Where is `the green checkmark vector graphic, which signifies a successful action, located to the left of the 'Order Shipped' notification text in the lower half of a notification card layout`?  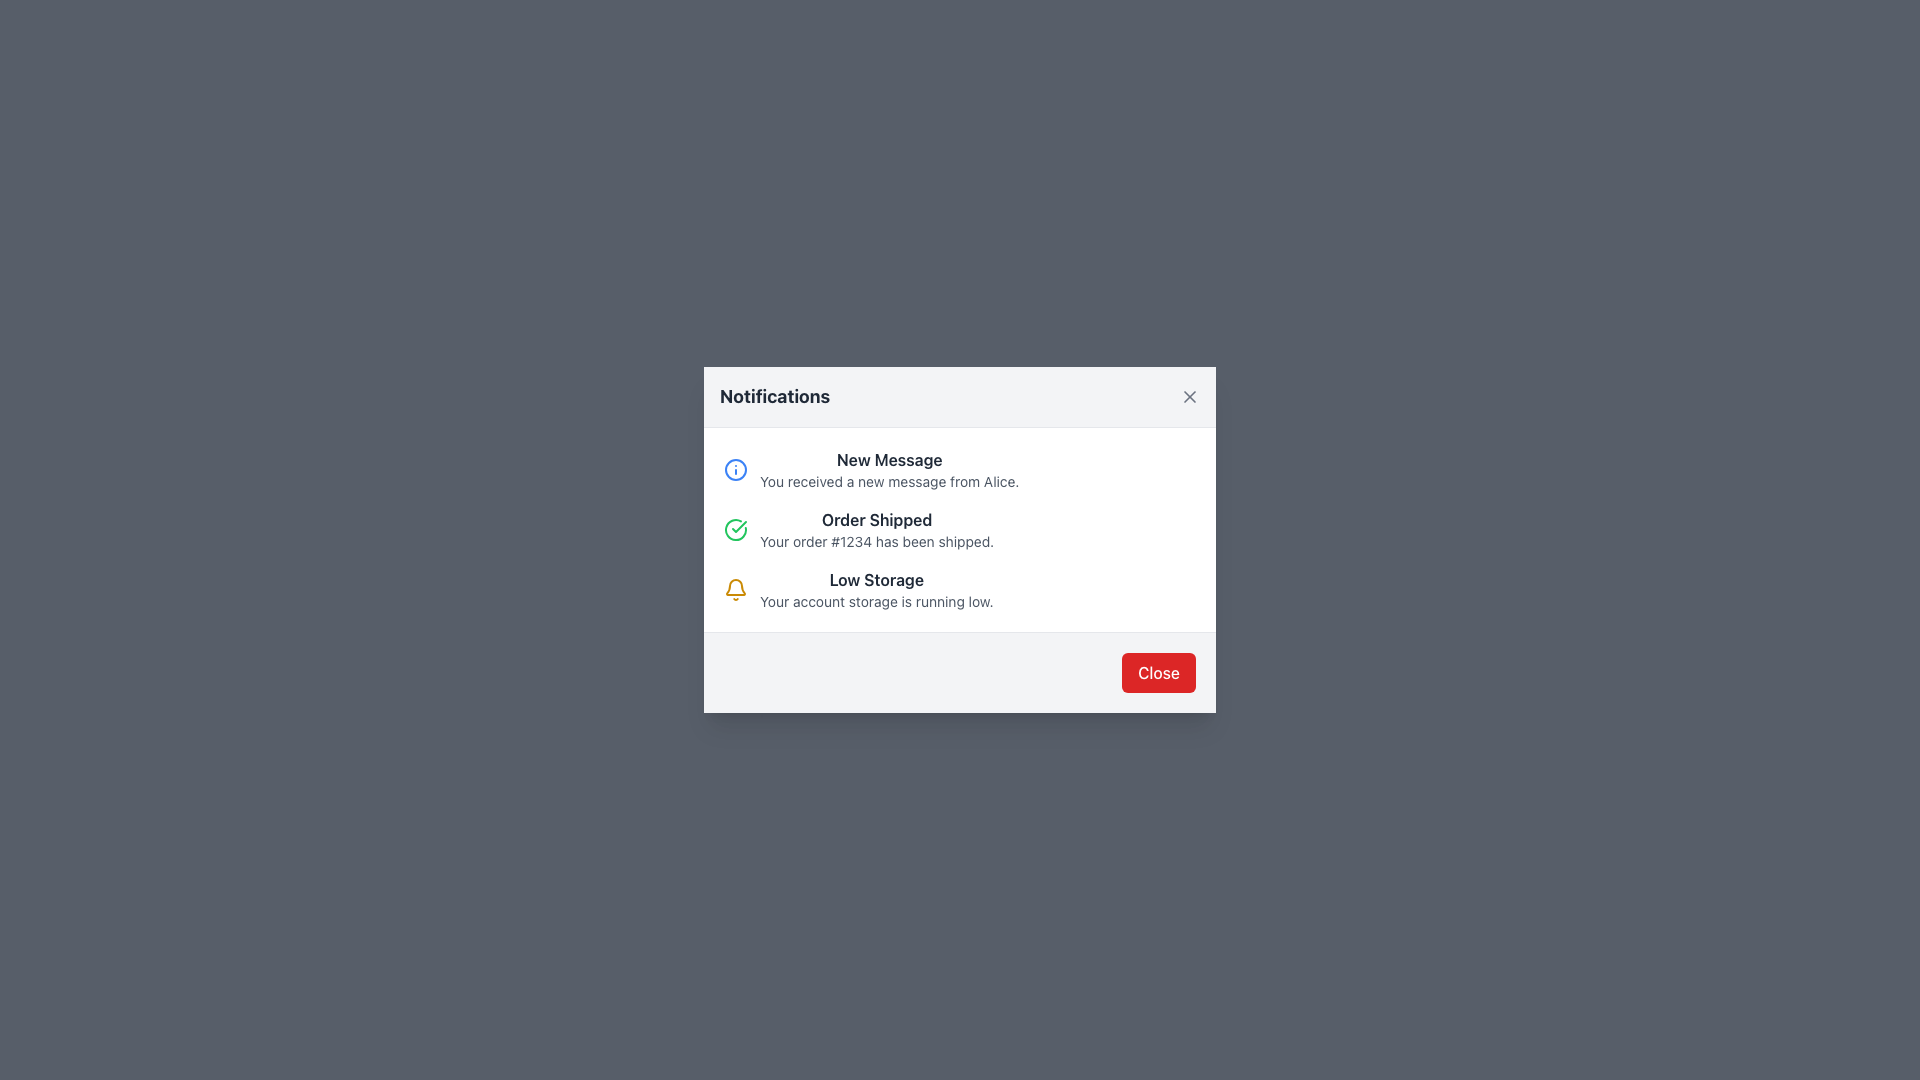 the green checkmark vector graphic, which signifies a successful action, located to the left of the 'Order Shipped' notification text in the lower half of a notification card layout is located at coordinates (738, 526).